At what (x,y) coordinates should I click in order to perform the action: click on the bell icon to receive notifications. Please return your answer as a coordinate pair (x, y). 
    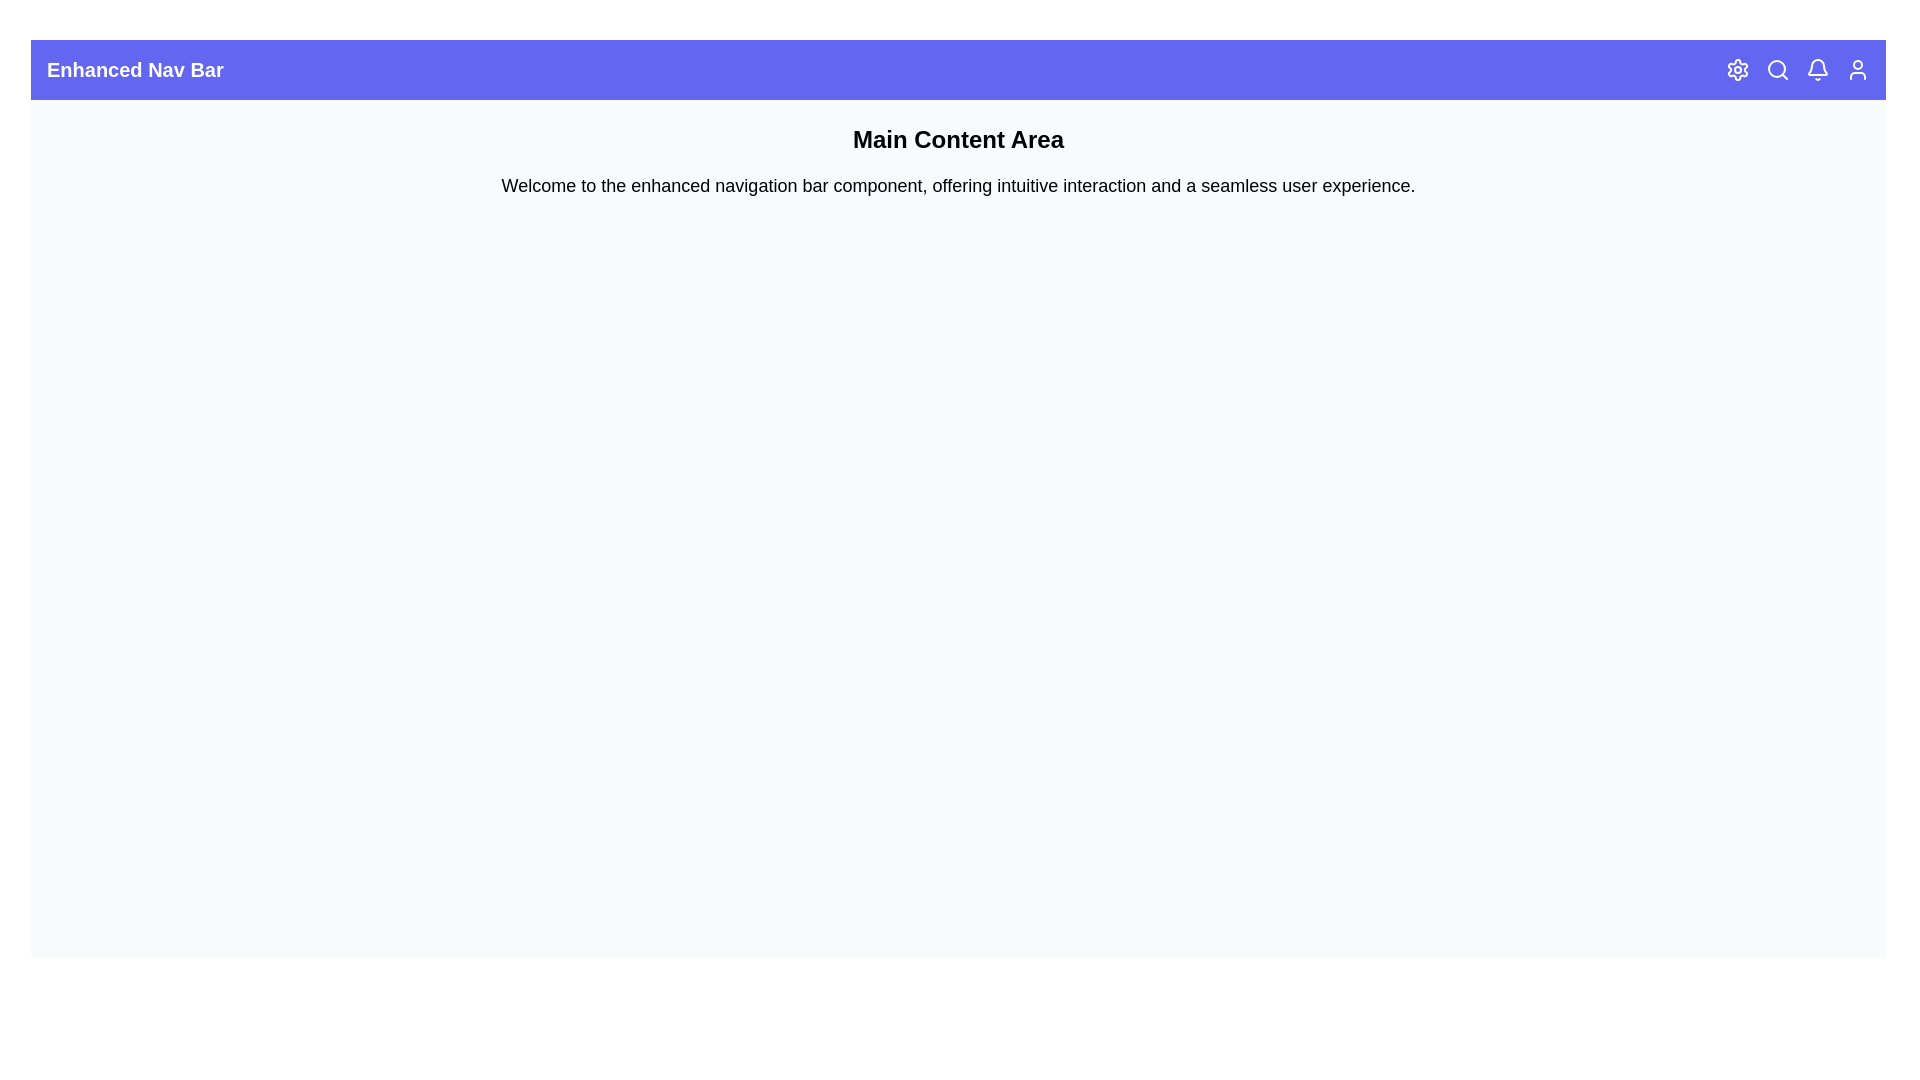
    Looking at the image, I should click on (1818, 68).